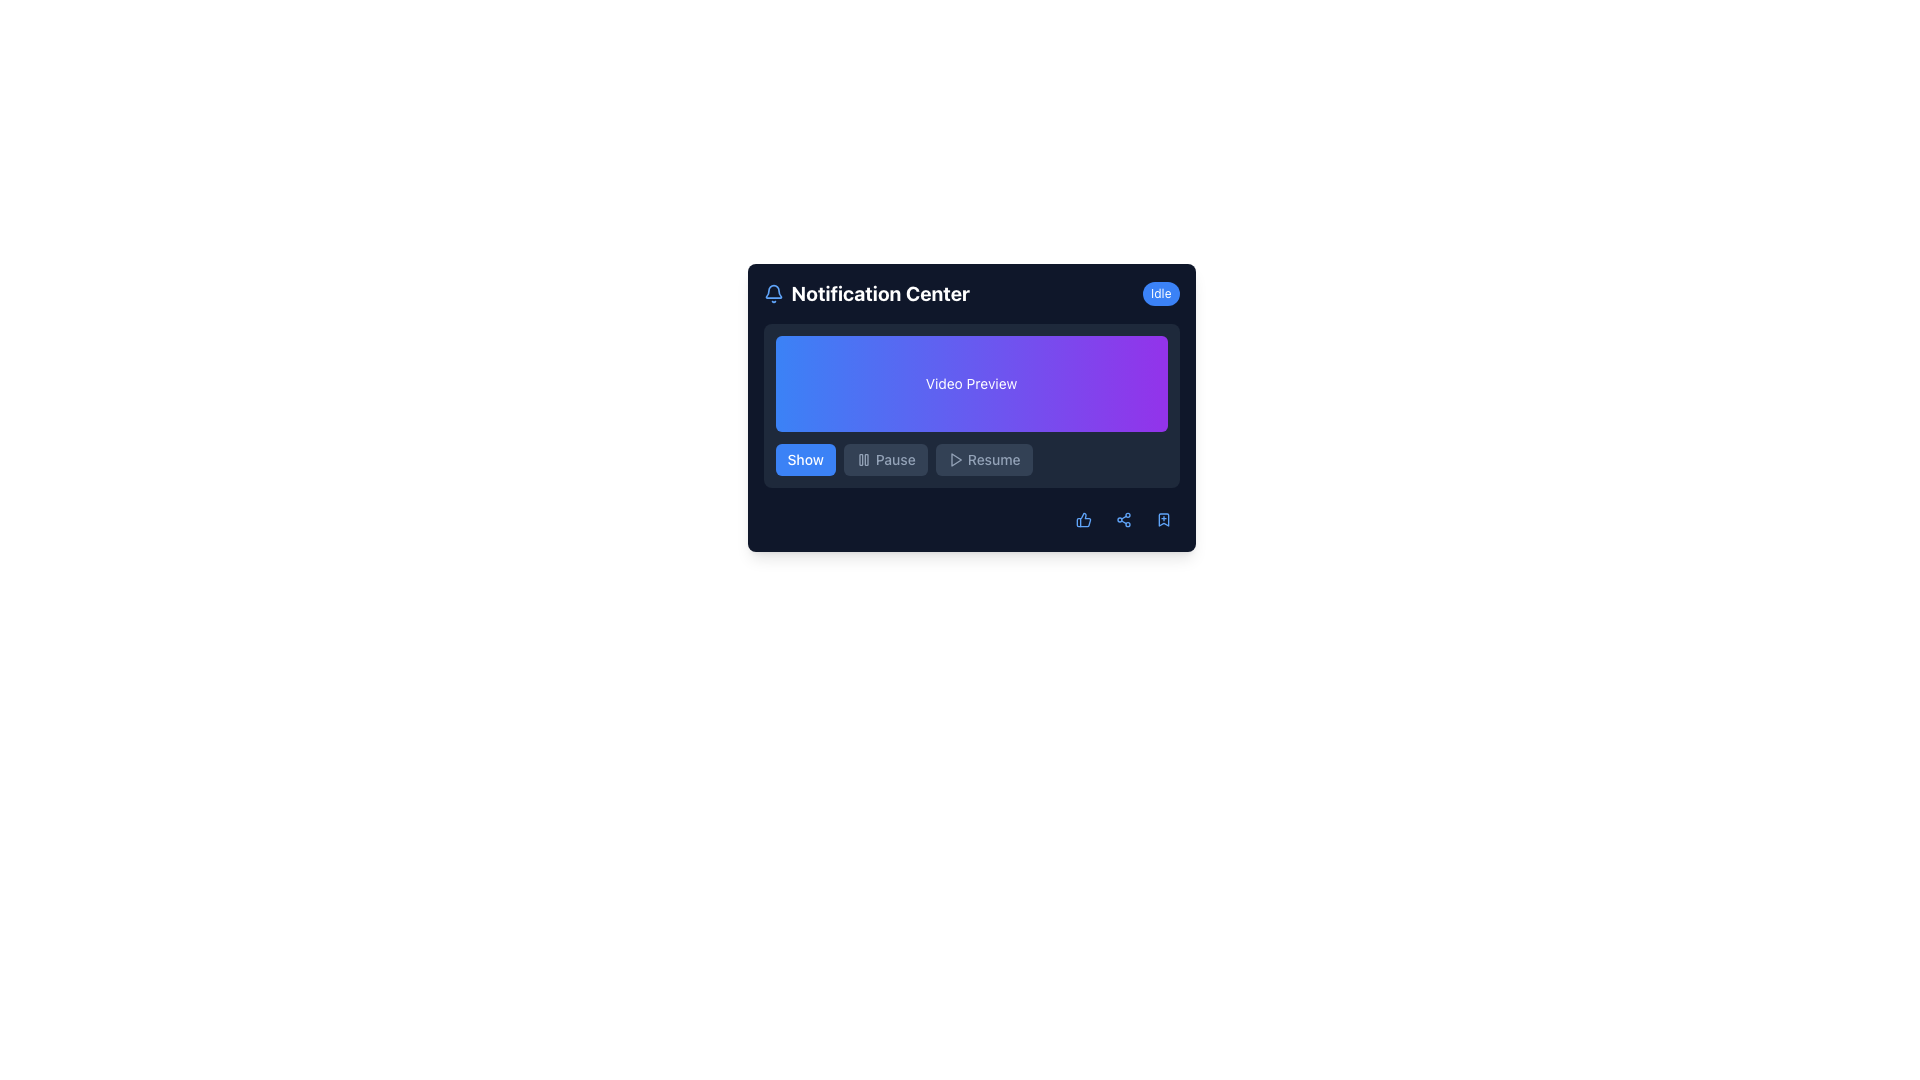 The width and height of the screenshot is (1920, 1080). I want to click on the 'Video Preview' static informational section, which has a gradient background from blue to purple and contains the text 'Video Preview' in white font, located centrally in the 'Notification Center', so click(971, 384).